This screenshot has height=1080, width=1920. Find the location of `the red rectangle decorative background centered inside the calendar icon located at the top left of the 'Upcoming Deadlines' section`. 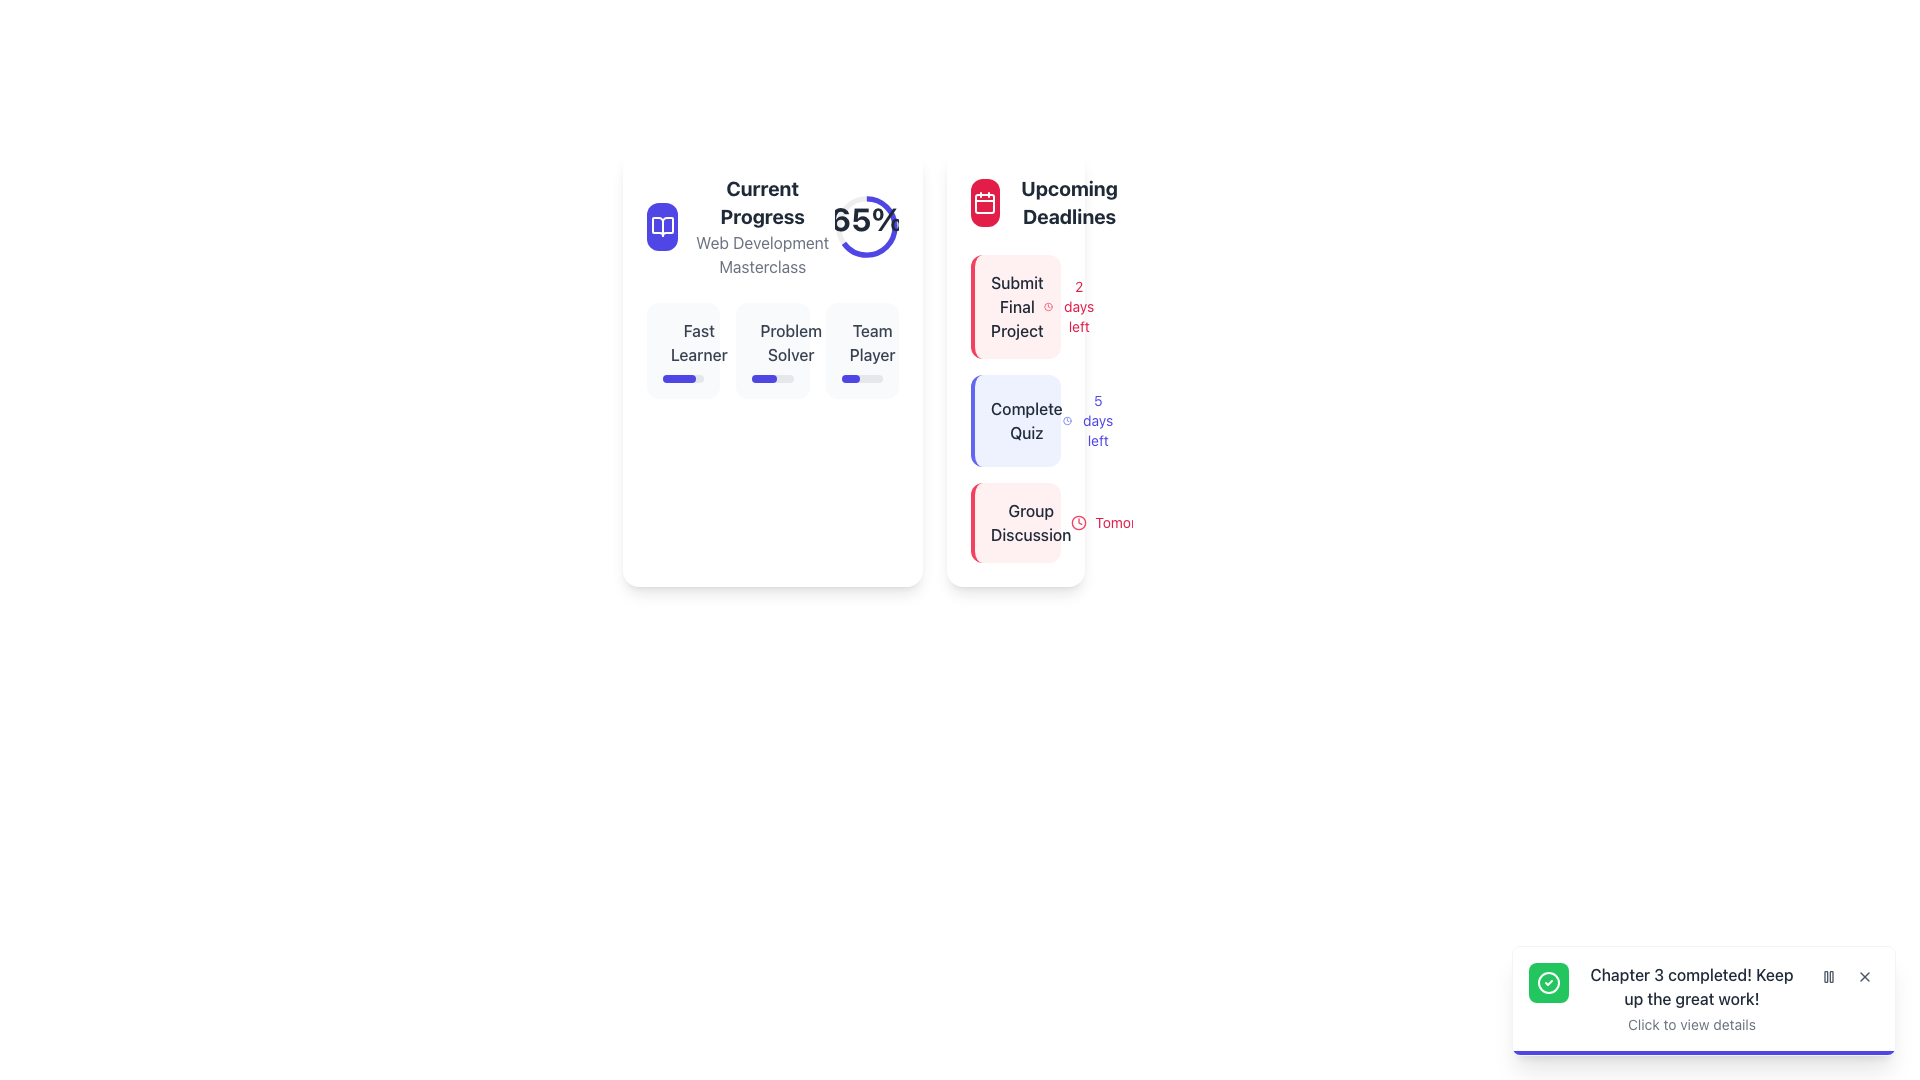

the red rectangle decorative background centered inside the calendar icon located at the top left of the 'Upcoming Deadlines' section is located at coordinates (985, 204).